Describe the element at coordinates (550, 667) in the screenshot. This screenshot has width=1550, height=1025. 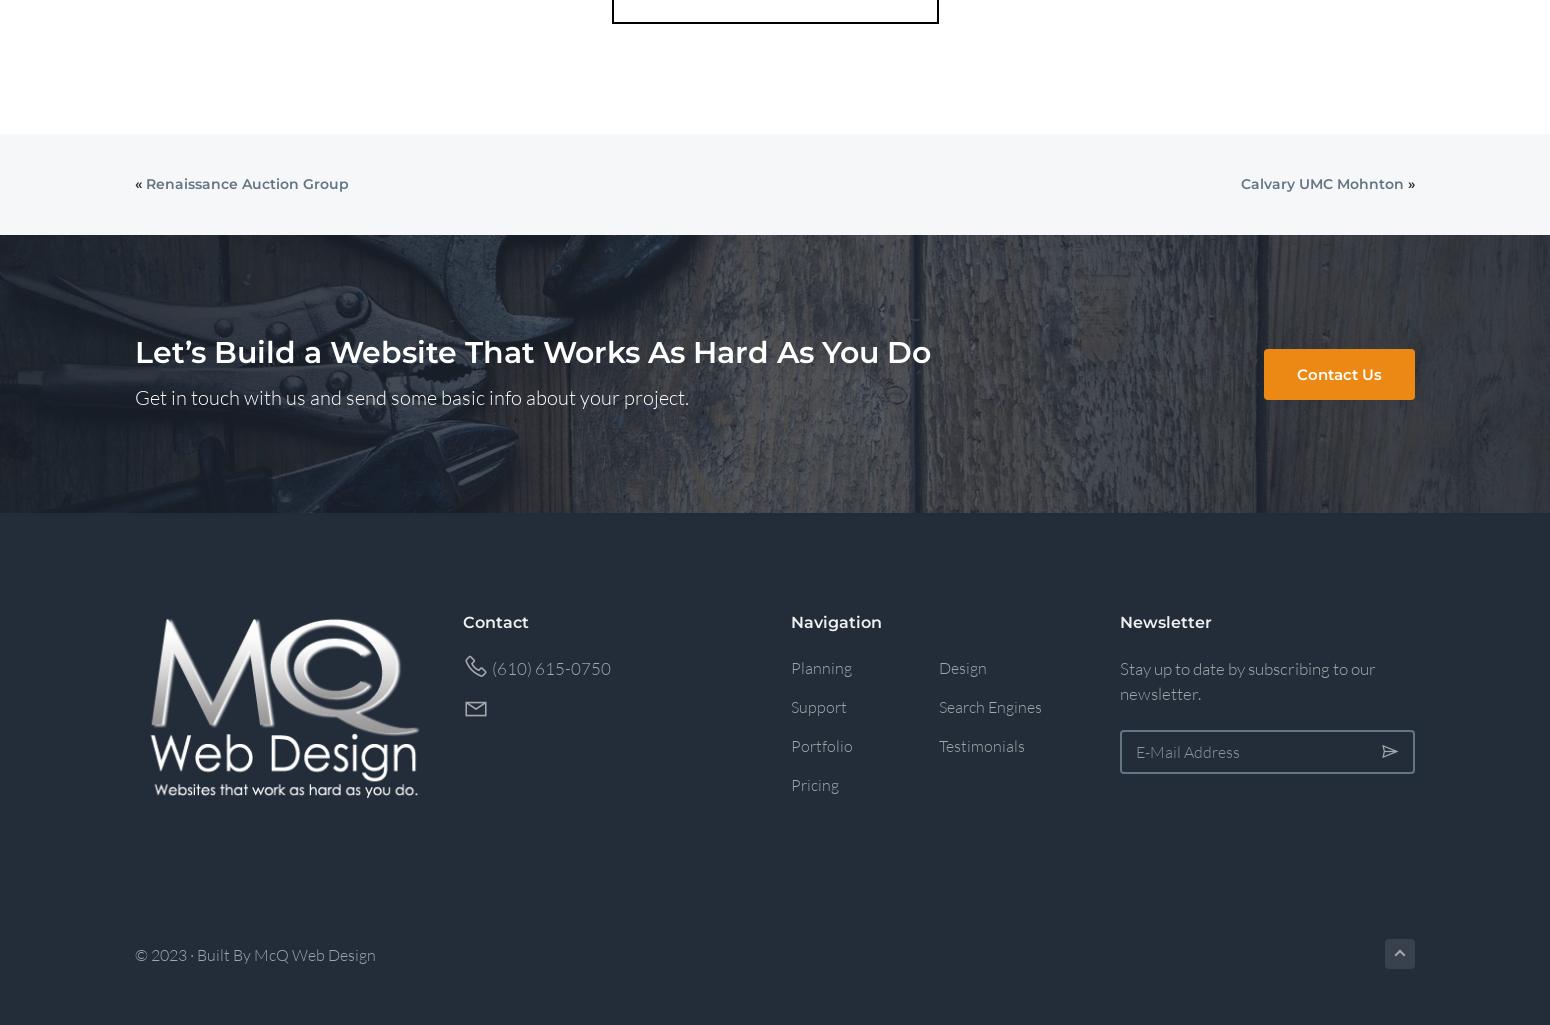
I see `'(610) 615-0750'` at that location.